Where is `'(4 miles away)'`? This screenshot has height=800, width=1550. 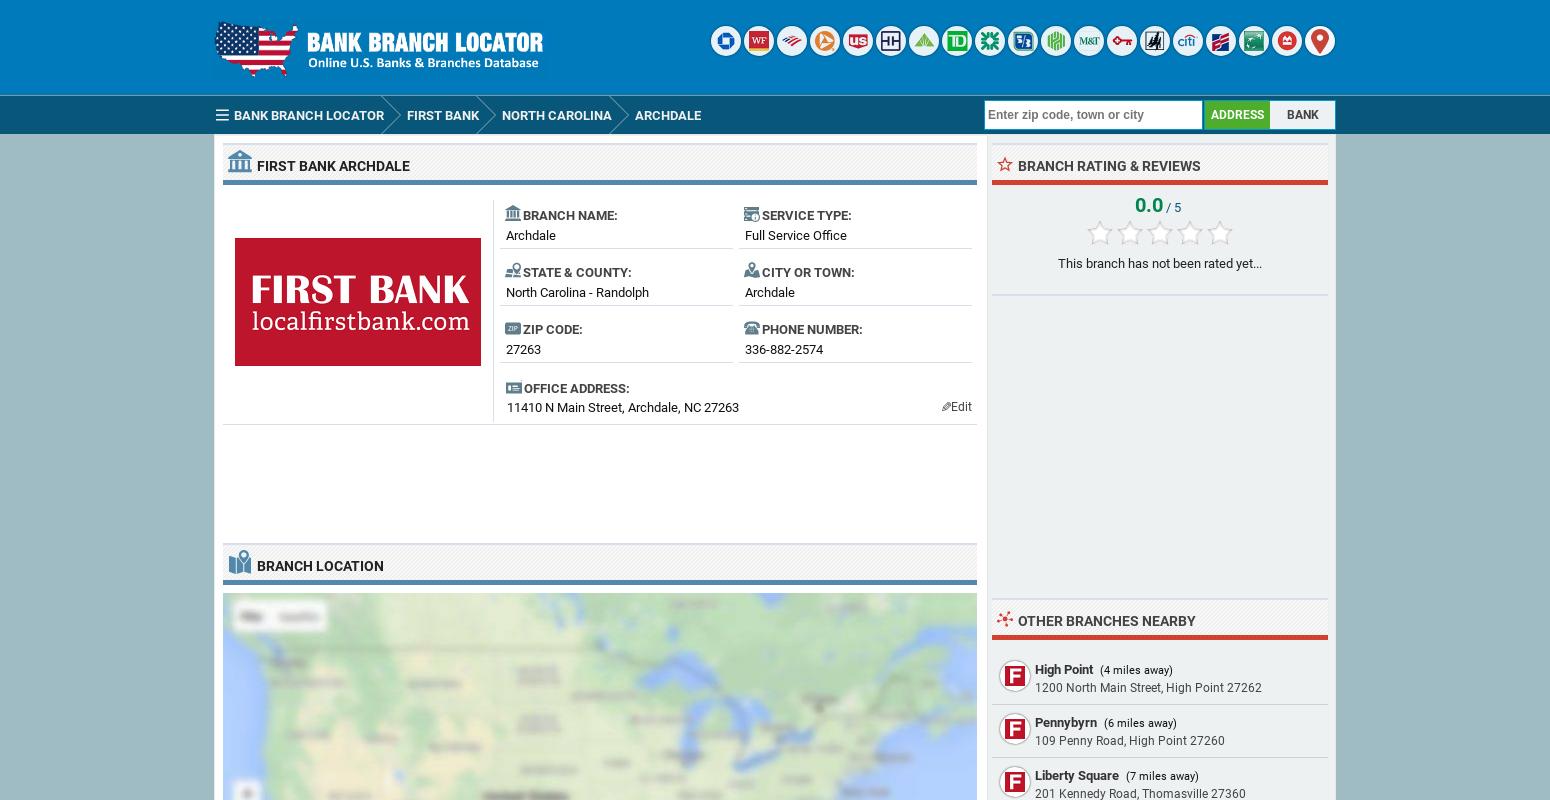
'(4 miles away)' is located at coordinates (1134, 670).